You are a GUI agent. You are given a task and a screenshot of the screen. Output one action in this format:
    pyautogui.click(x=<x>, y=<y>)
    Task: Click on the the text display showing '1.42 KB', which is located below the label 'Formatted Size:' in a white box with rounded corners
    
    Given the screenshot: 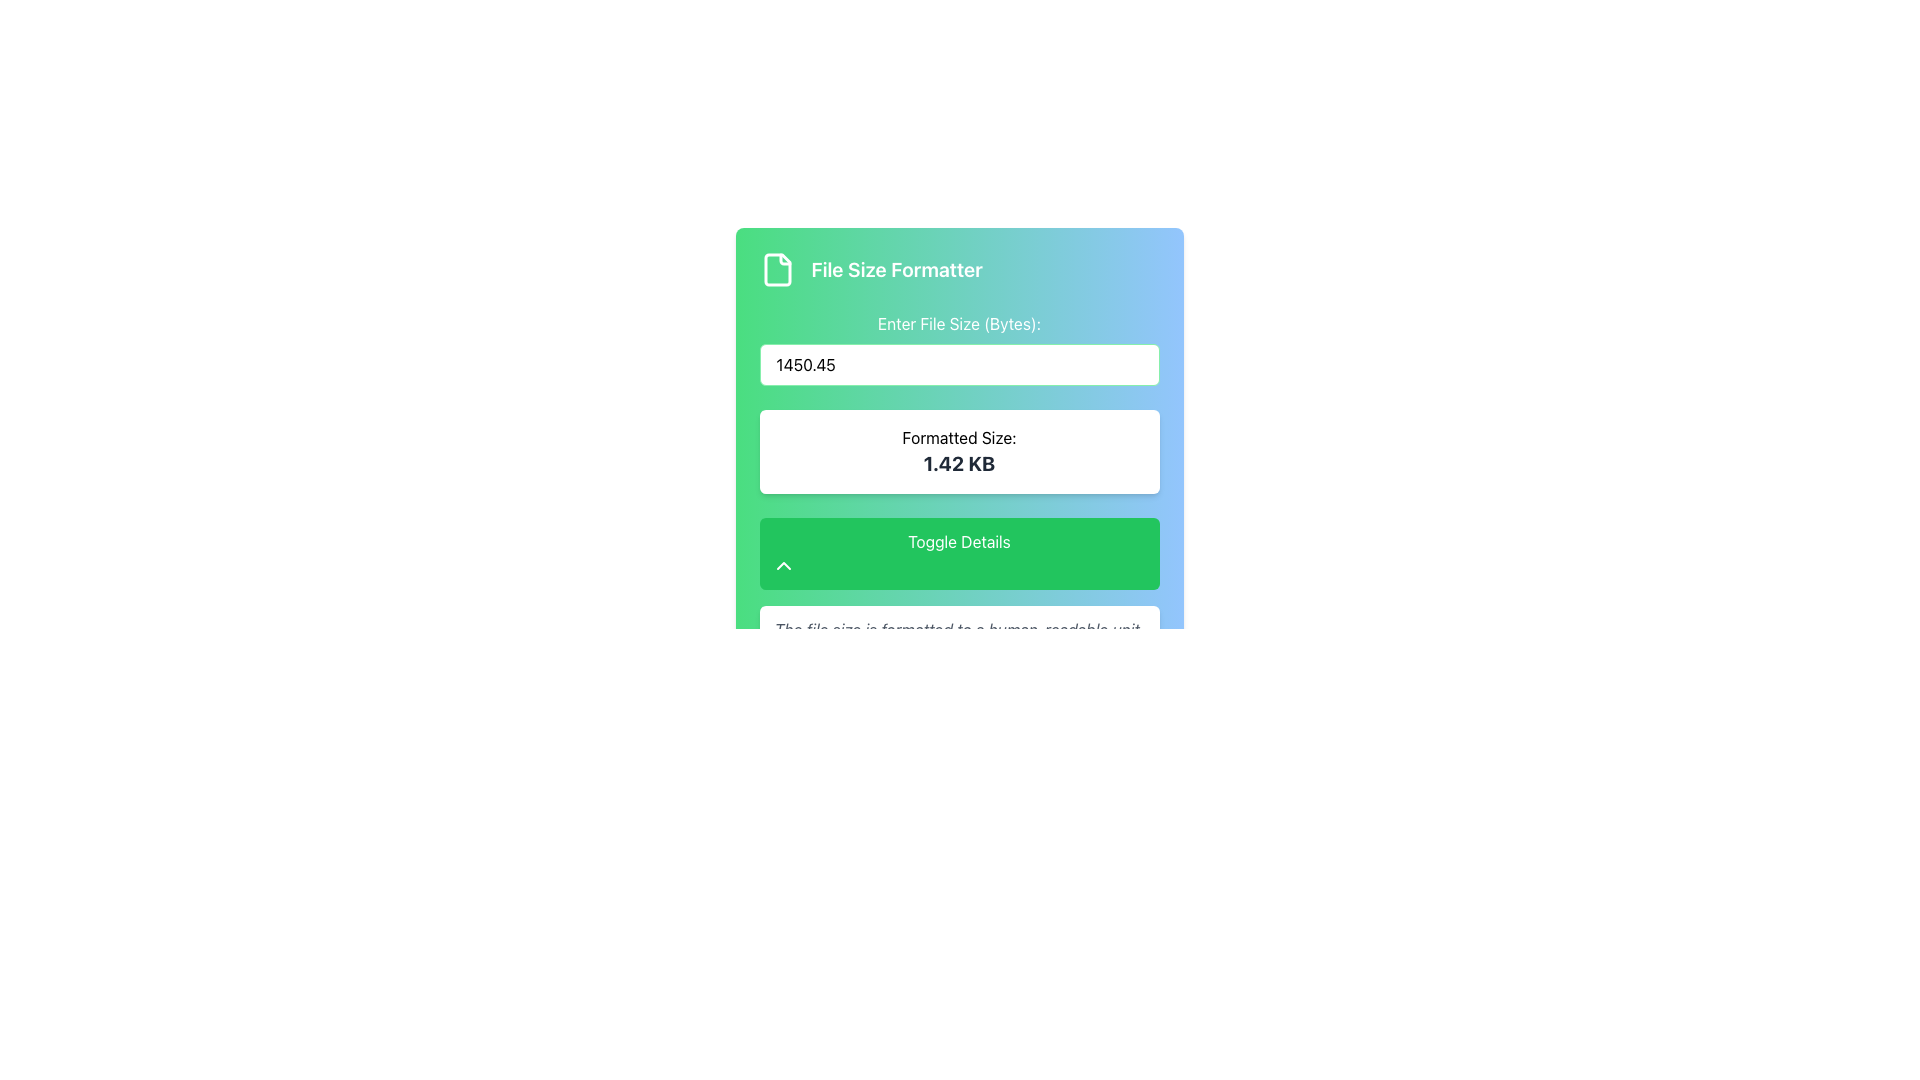 What is the action you would take?
    pyautogui.click(x=958, y=463)
    